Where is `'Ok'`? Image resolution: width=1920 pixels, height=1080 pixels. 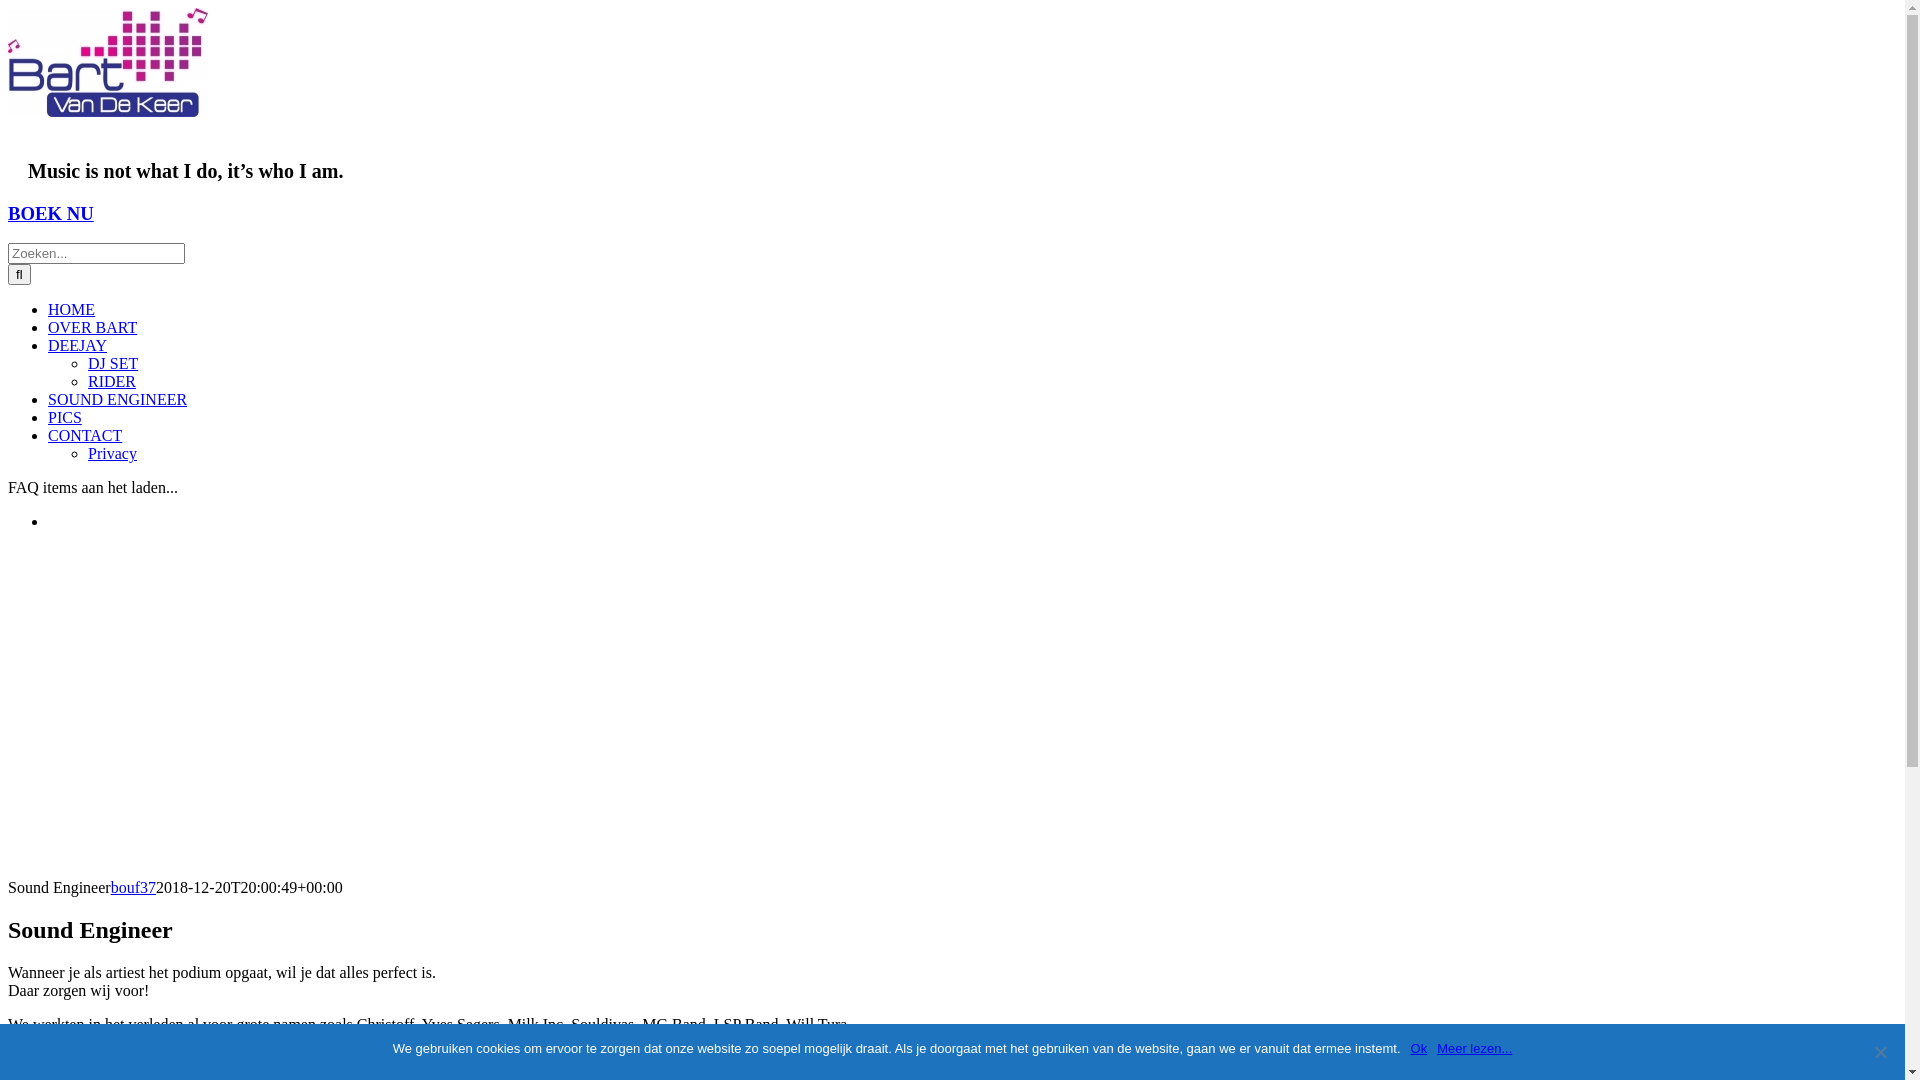
'Ok' is located at coordinates (1410, 1048).